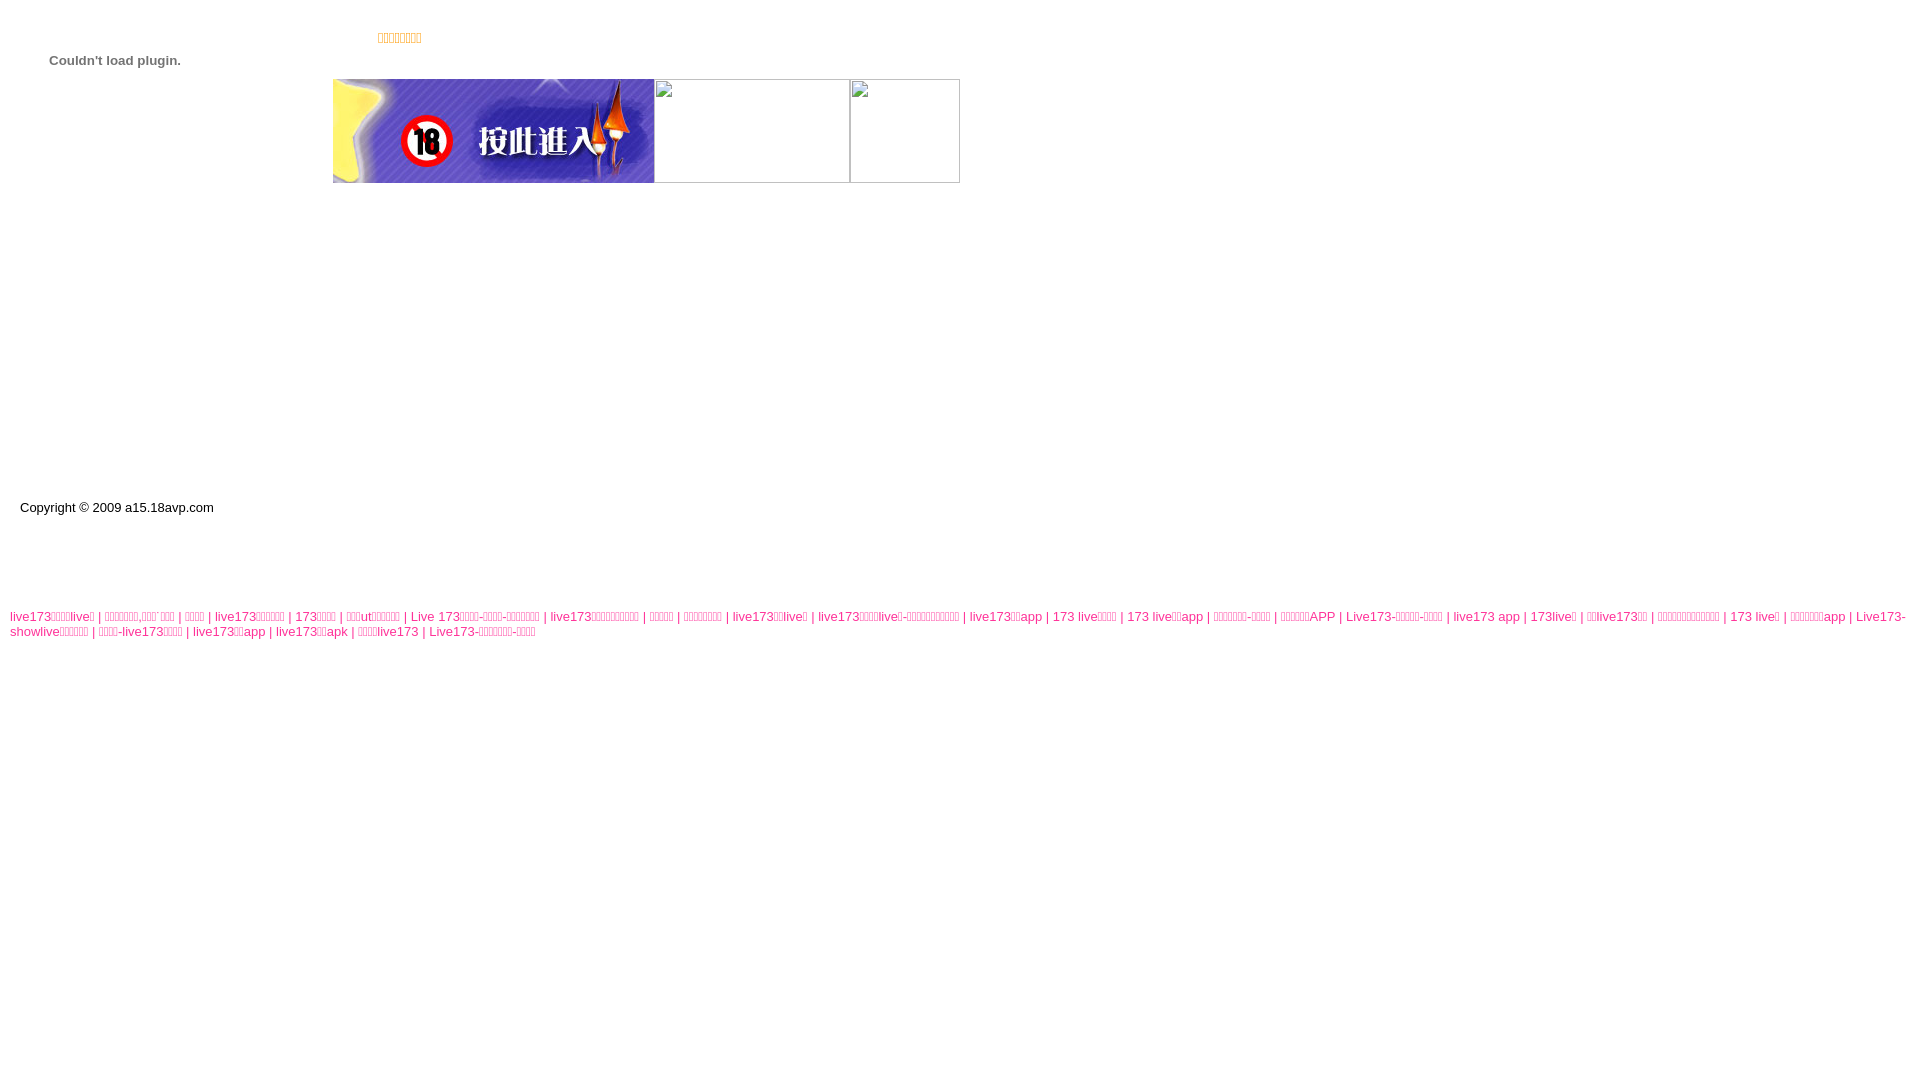 The width and height of the screenshot is (1920, 1080). What do you see at coordinates (1486, 615) in the screenshot?
I see `'live173 app'` at bounding box center [1486, 615].